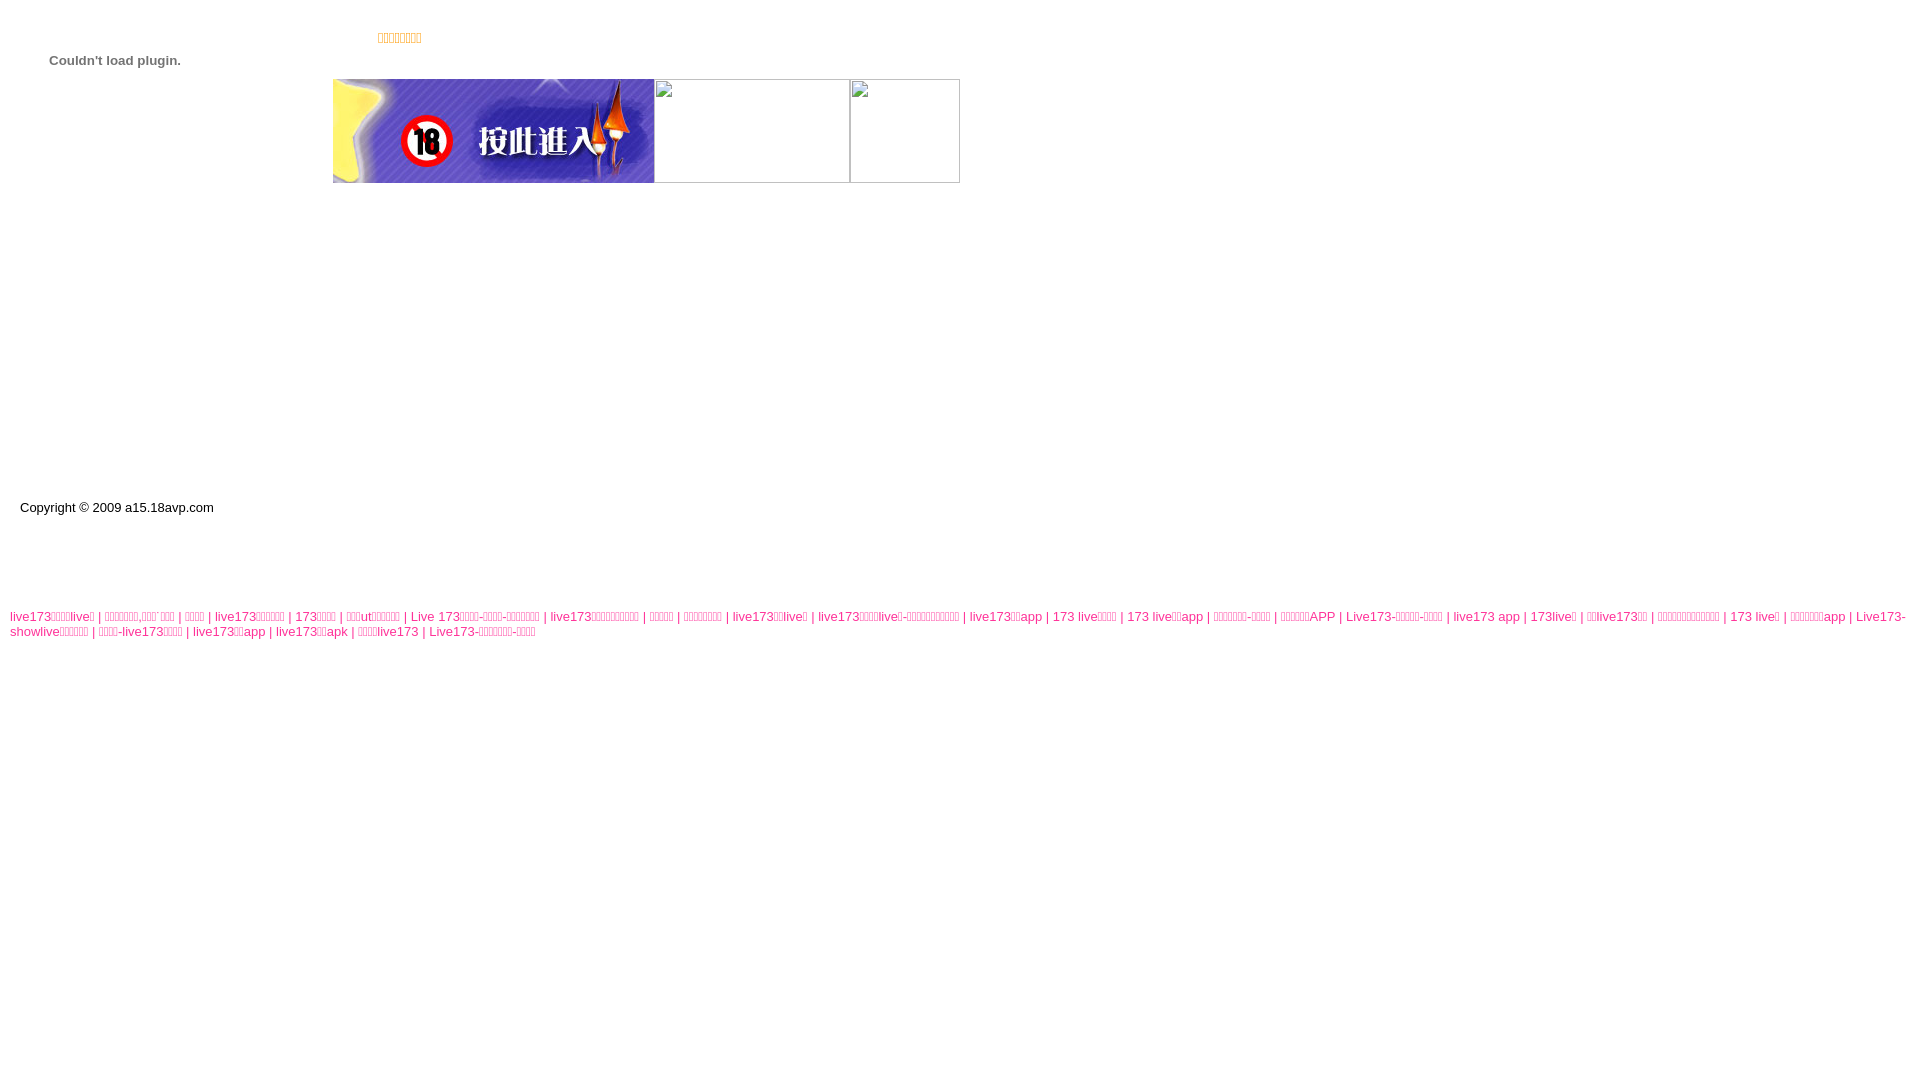 The width and height of the screenshot is (1920, 1080). What do you see at coordinates (1486, 615) in the screenshot?
I see `'live173 app'` at bounding box center [1486, 615].